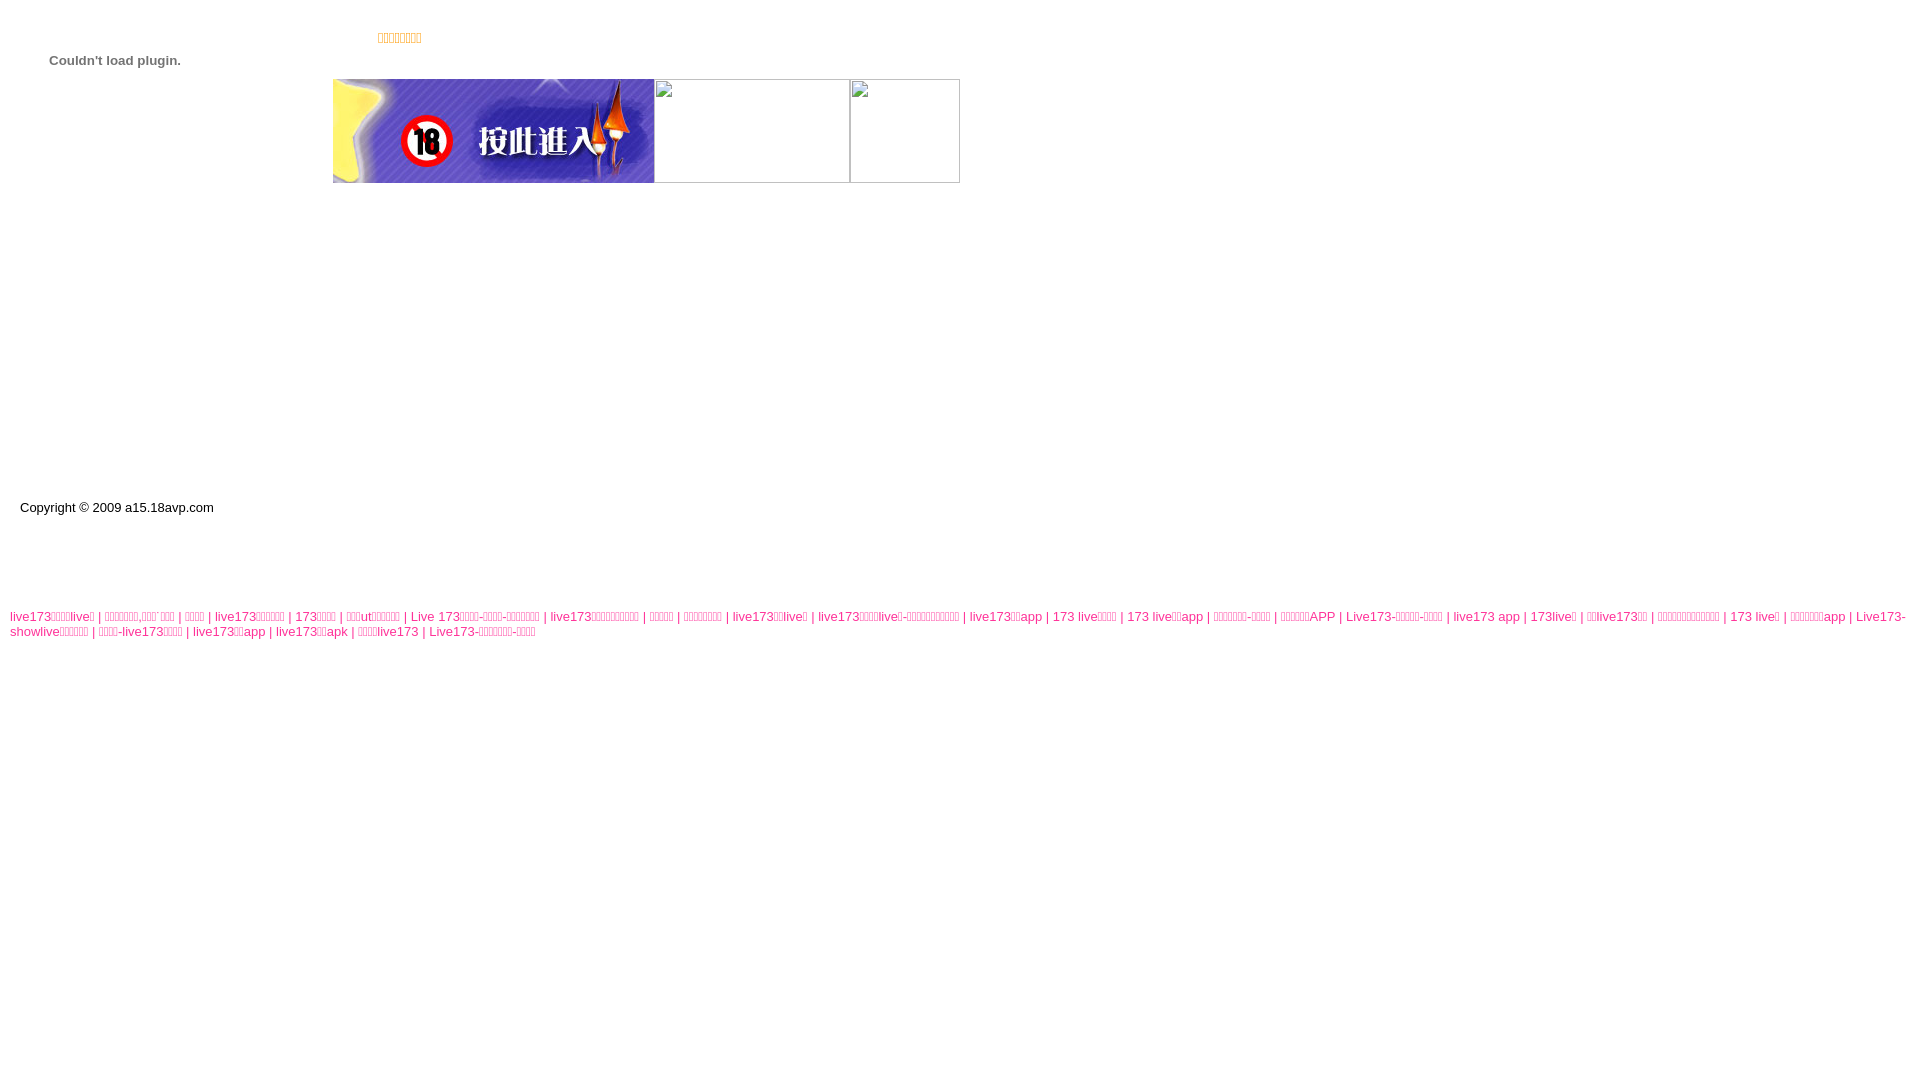 The width and height of the screenshot is (1920, 1080). What do you see at coordinates (1486, 615) in the screenshot?
I see `'live173 app'` at bounding box center [1486, 615].